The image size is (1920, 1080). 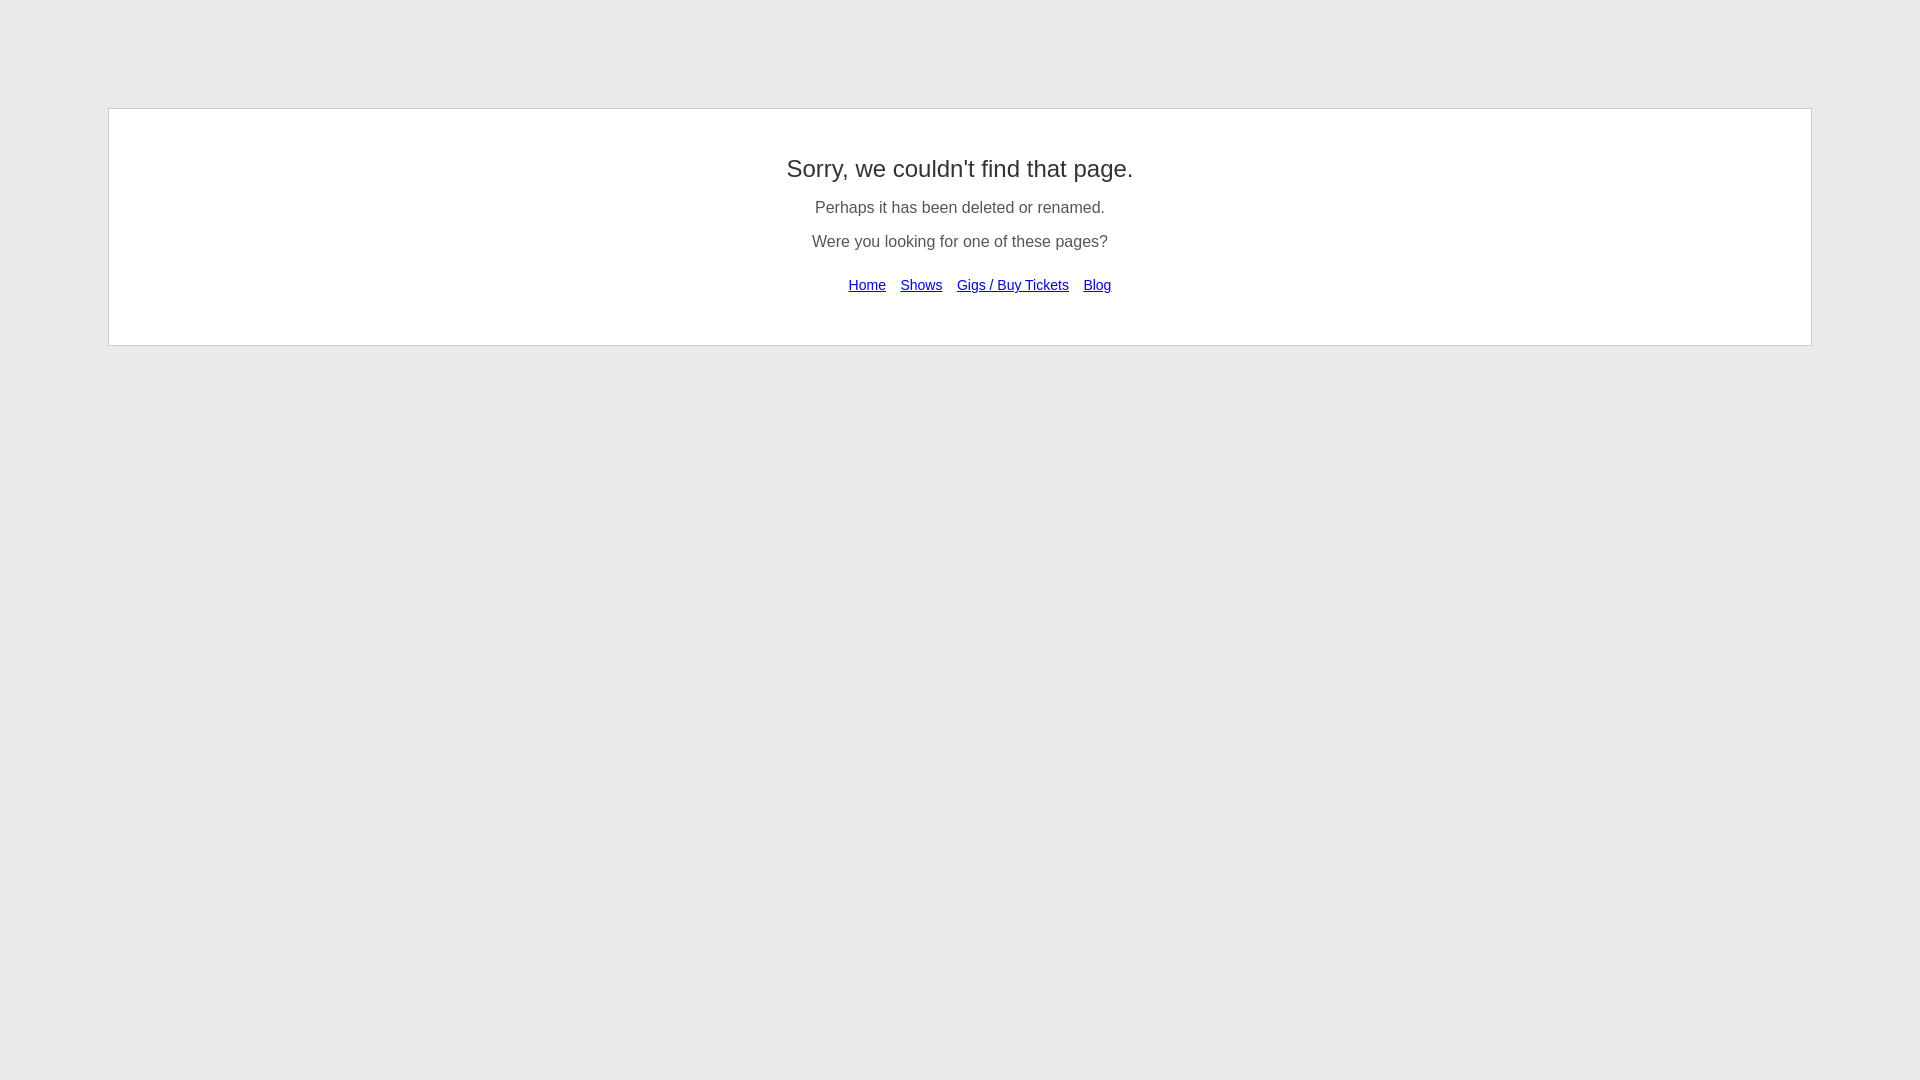 What do you see at coordinates (920, 285) in the screenshot?
I see `'Shows'` at bounding box center [920, 285].